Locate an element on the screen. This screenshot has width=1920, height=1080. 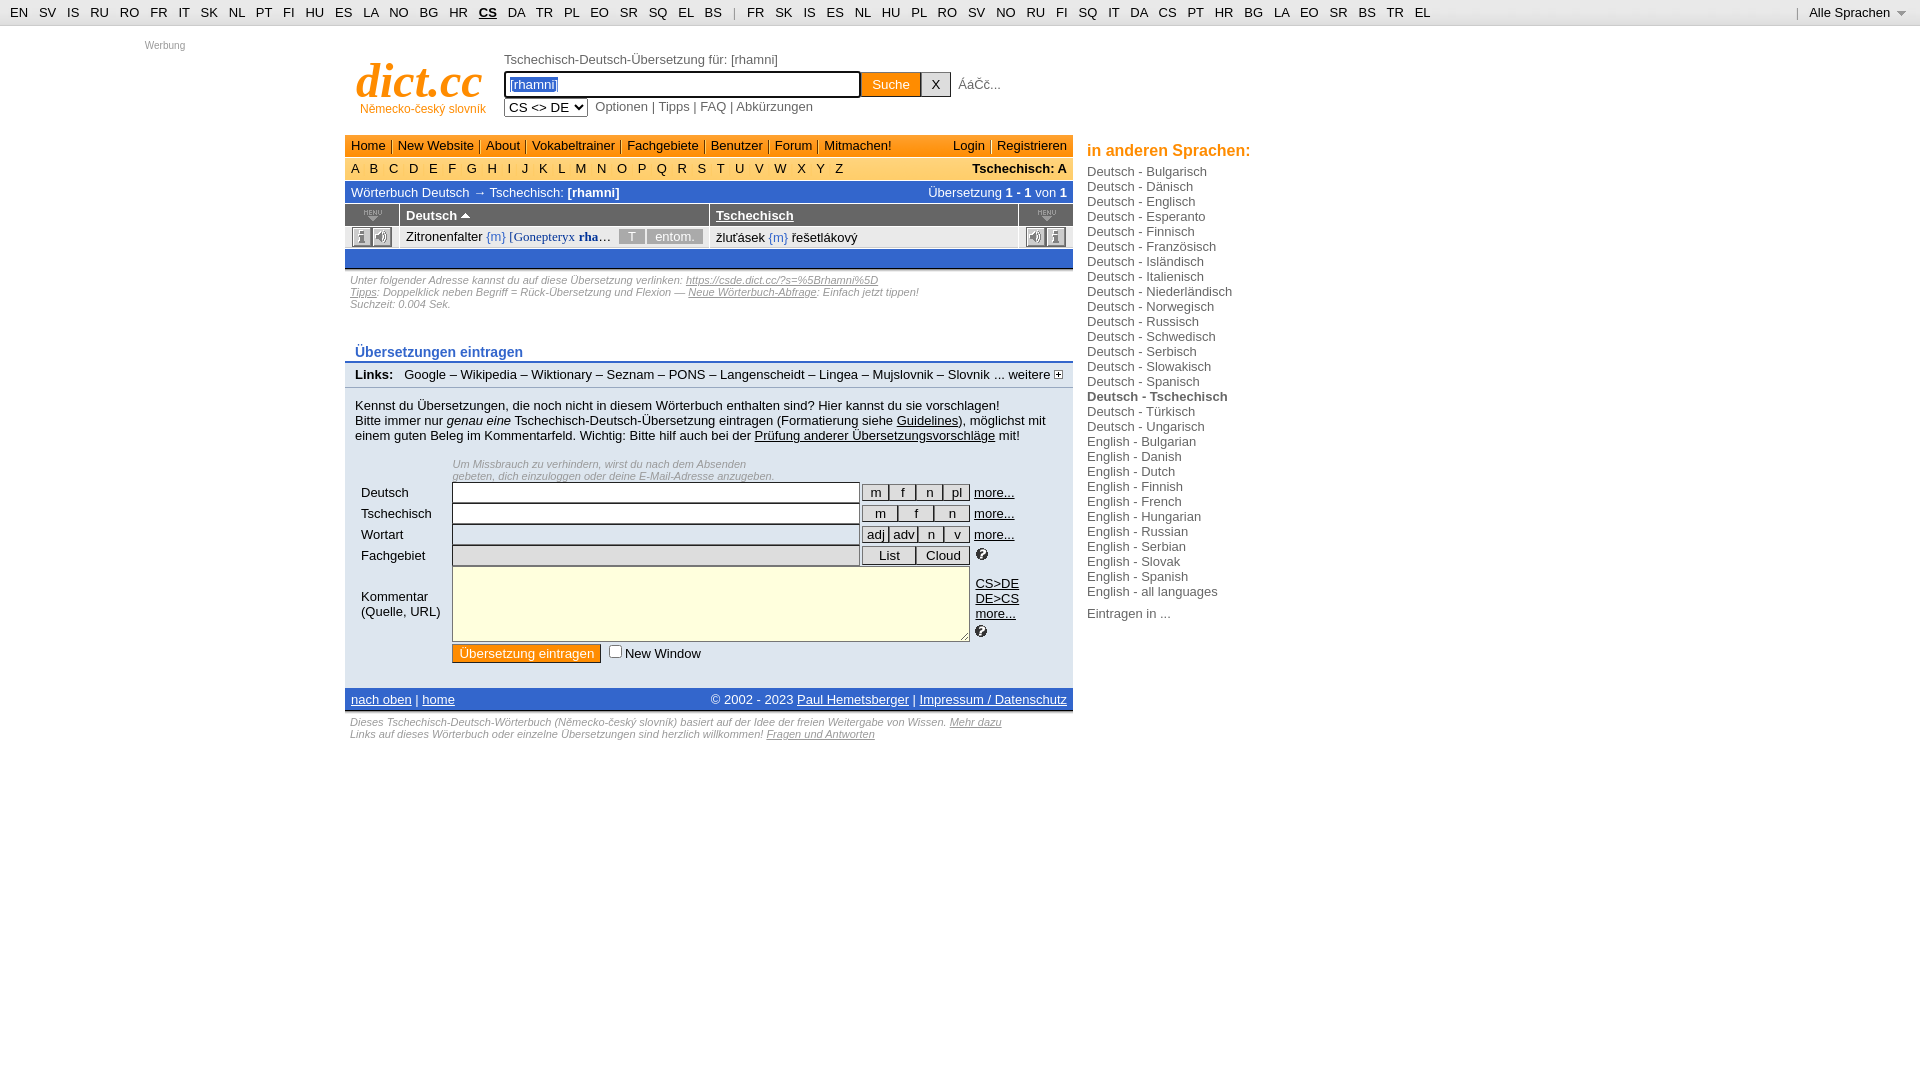
'CS' is located at coordinates (488, 12).